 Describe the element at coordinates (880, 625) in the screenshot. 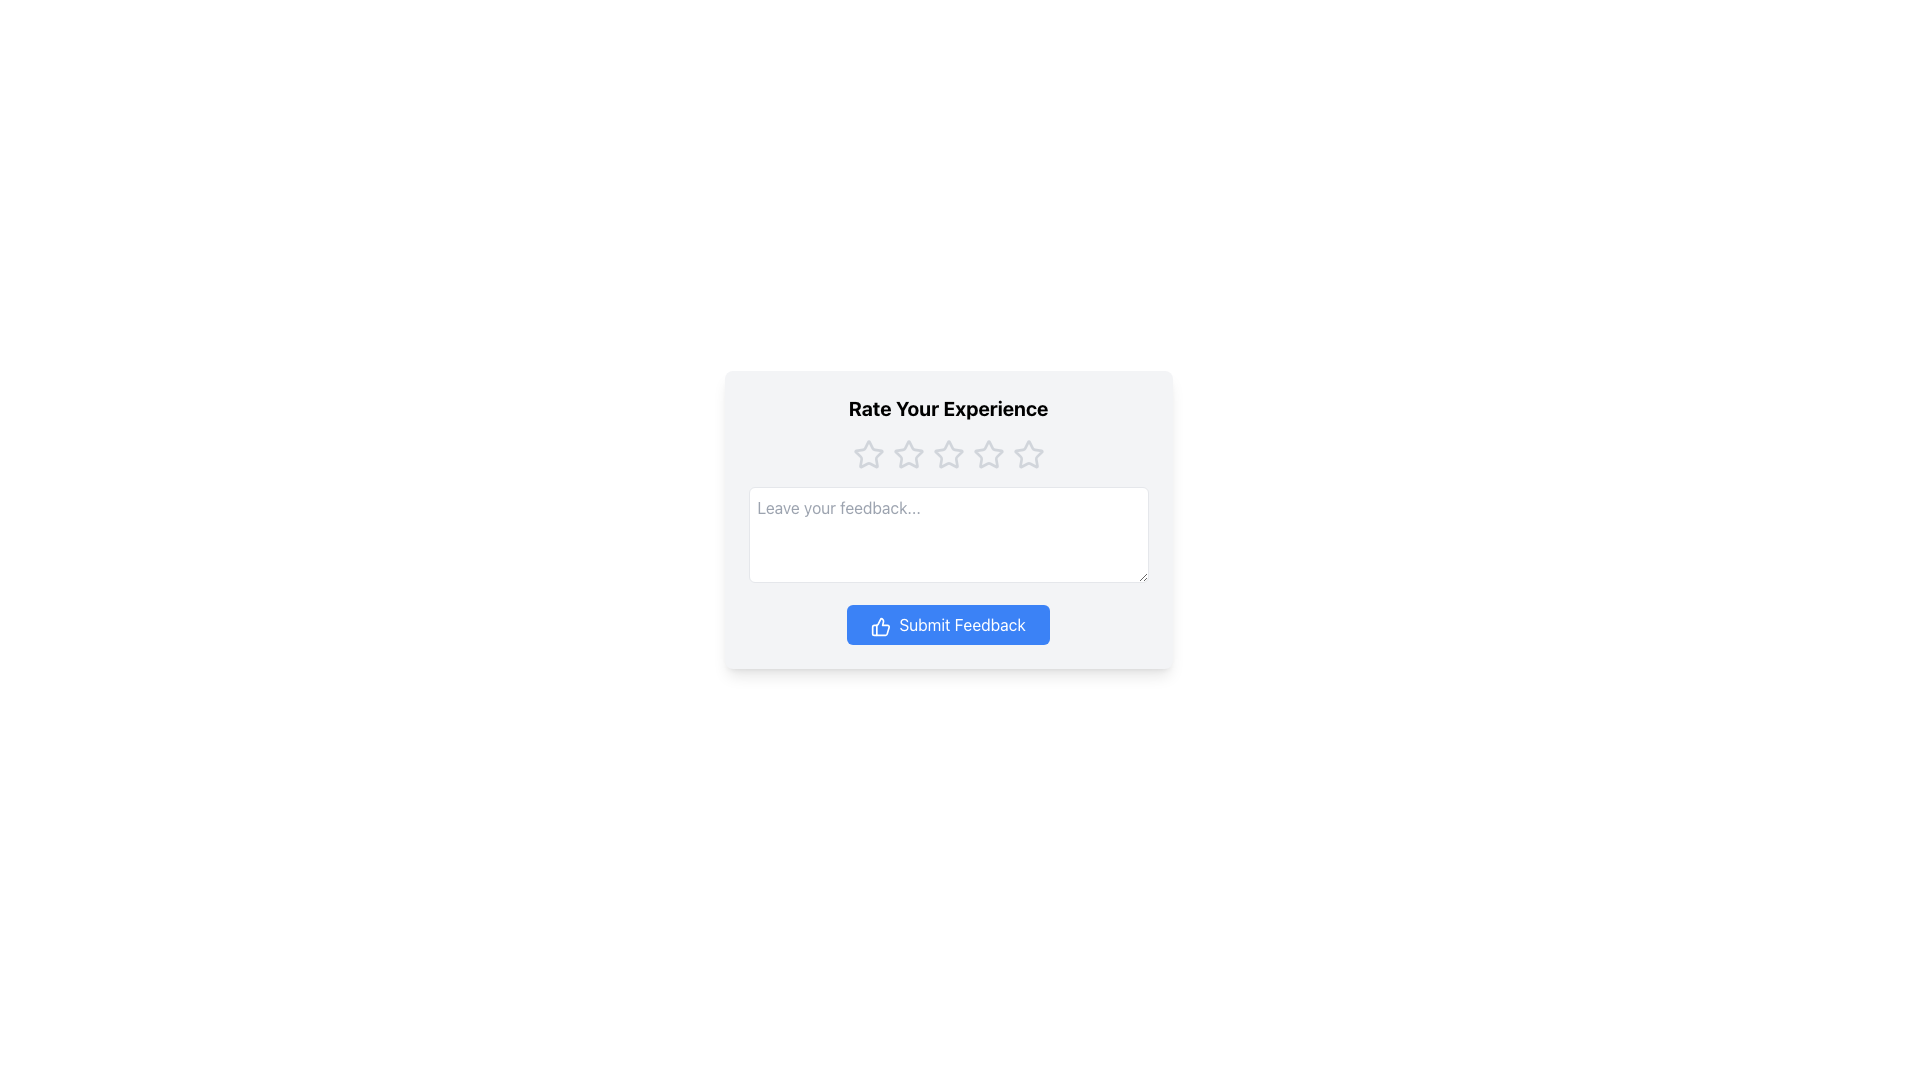

I see `the blue thumbs-up icon with a white outline, which is embedded within the 'Submit Feedback' button located below the feedback form` at that location.